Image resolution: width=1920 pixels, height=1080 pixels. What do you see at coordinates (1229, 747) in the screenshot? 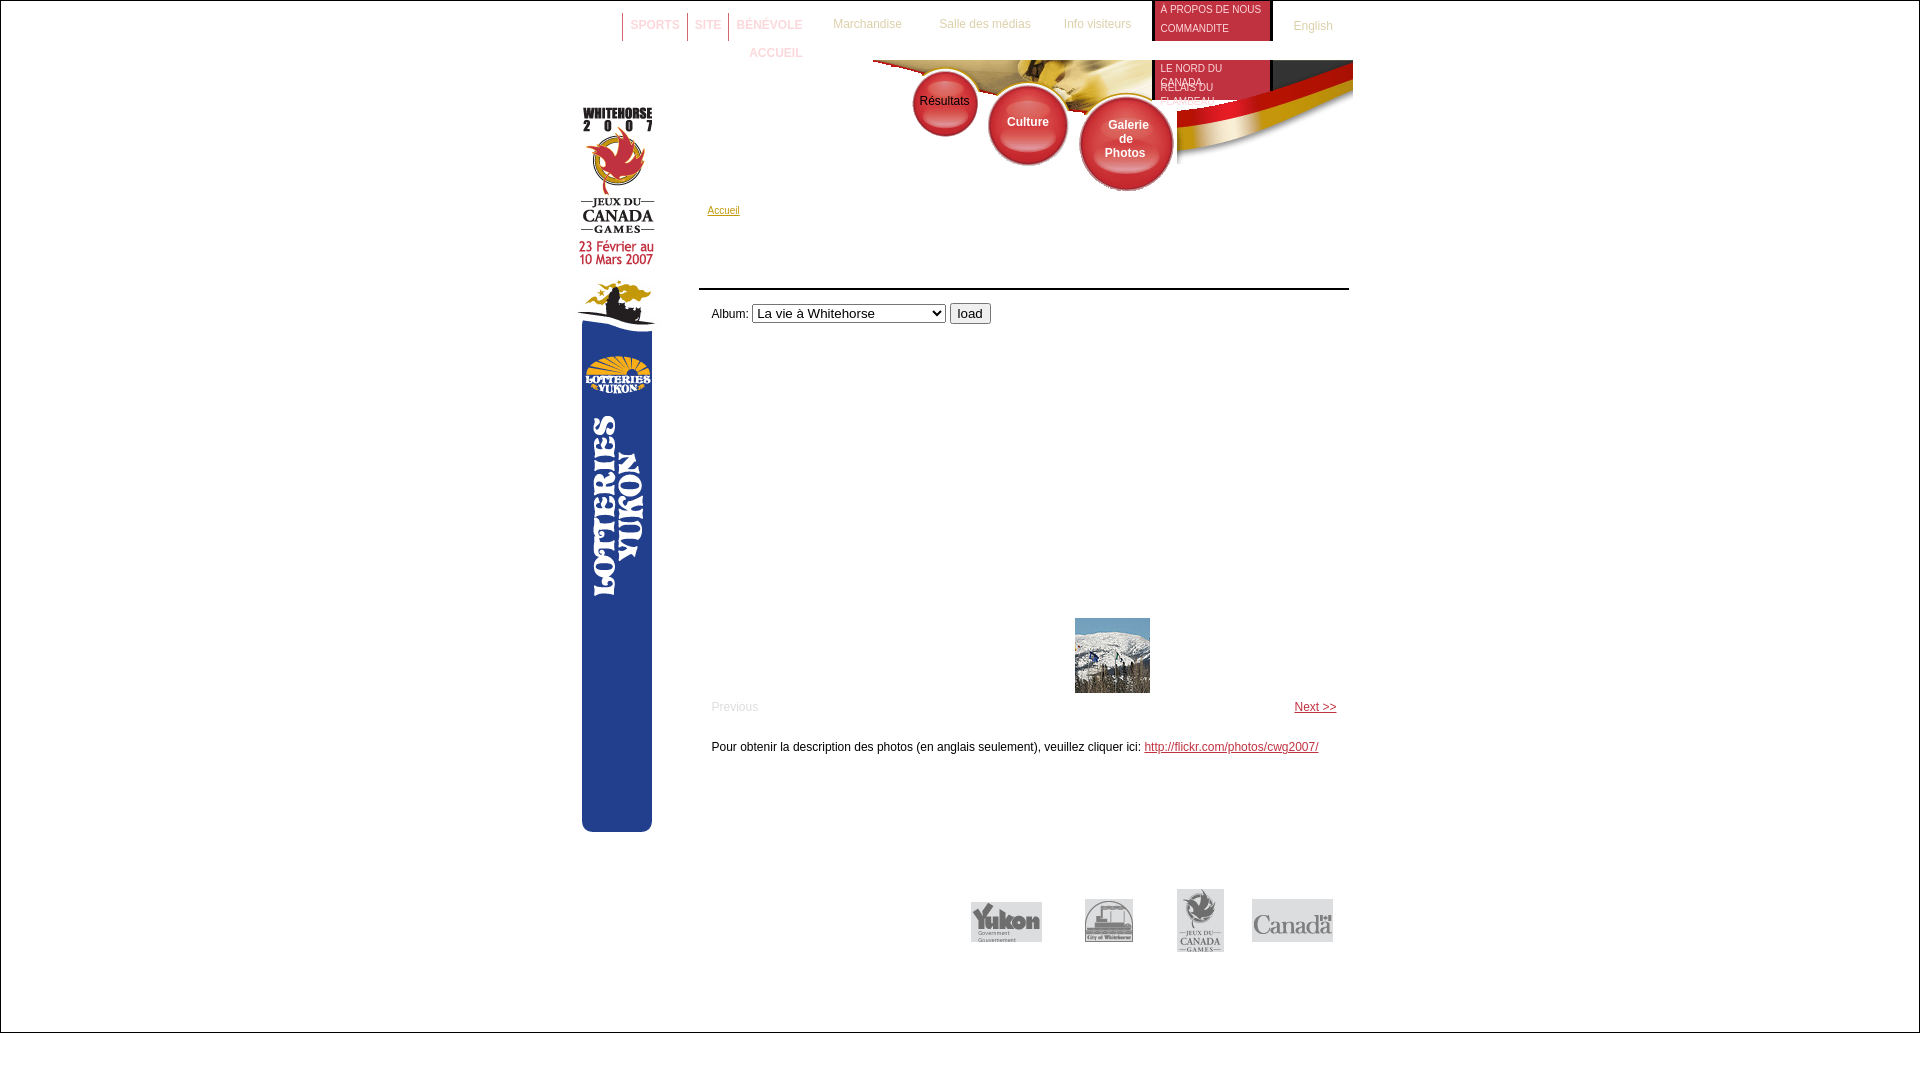
I see `'http://flickr.com/photos/cwg2007/'` at bounding box center [1229, 747].